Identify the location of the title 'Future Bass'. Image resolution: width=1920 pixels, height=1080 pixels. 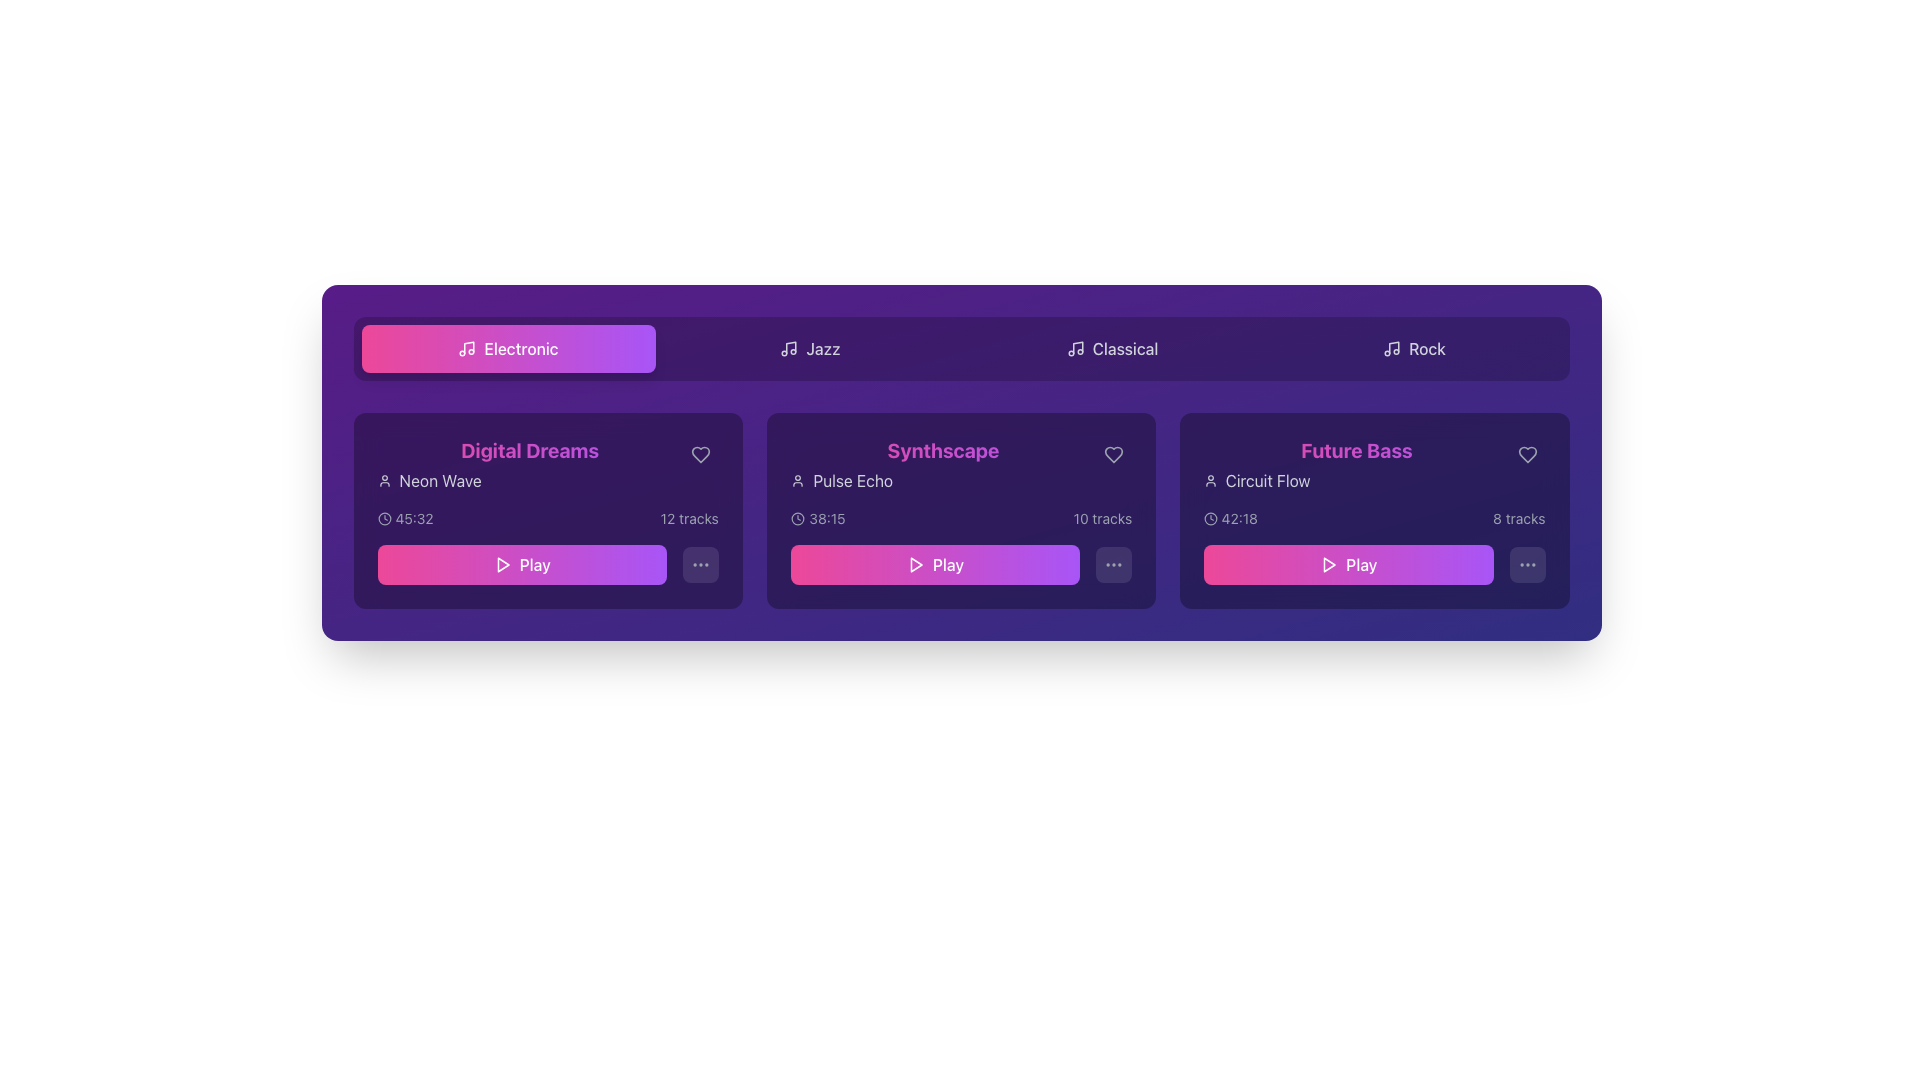
(1356, 465).